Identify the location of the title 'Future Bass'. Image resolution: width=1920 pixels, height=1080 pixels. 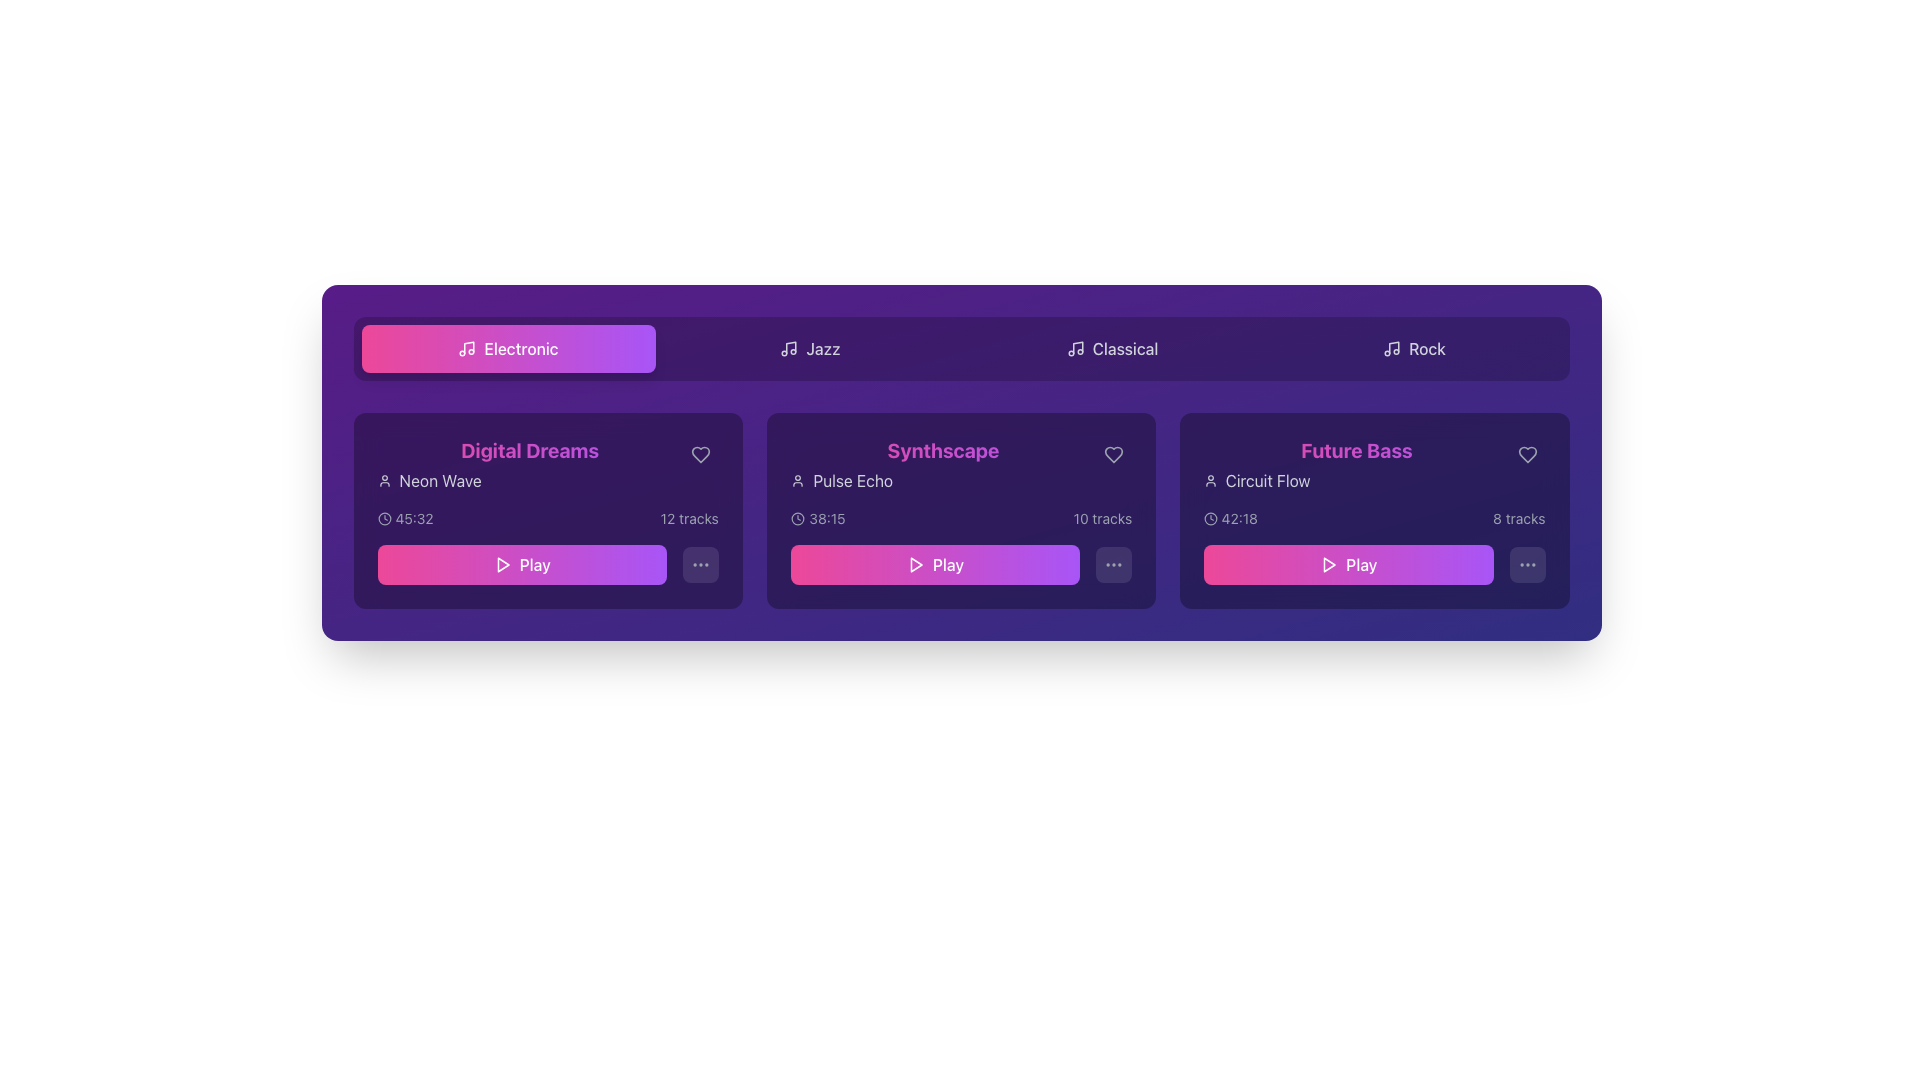
(1356, 465).